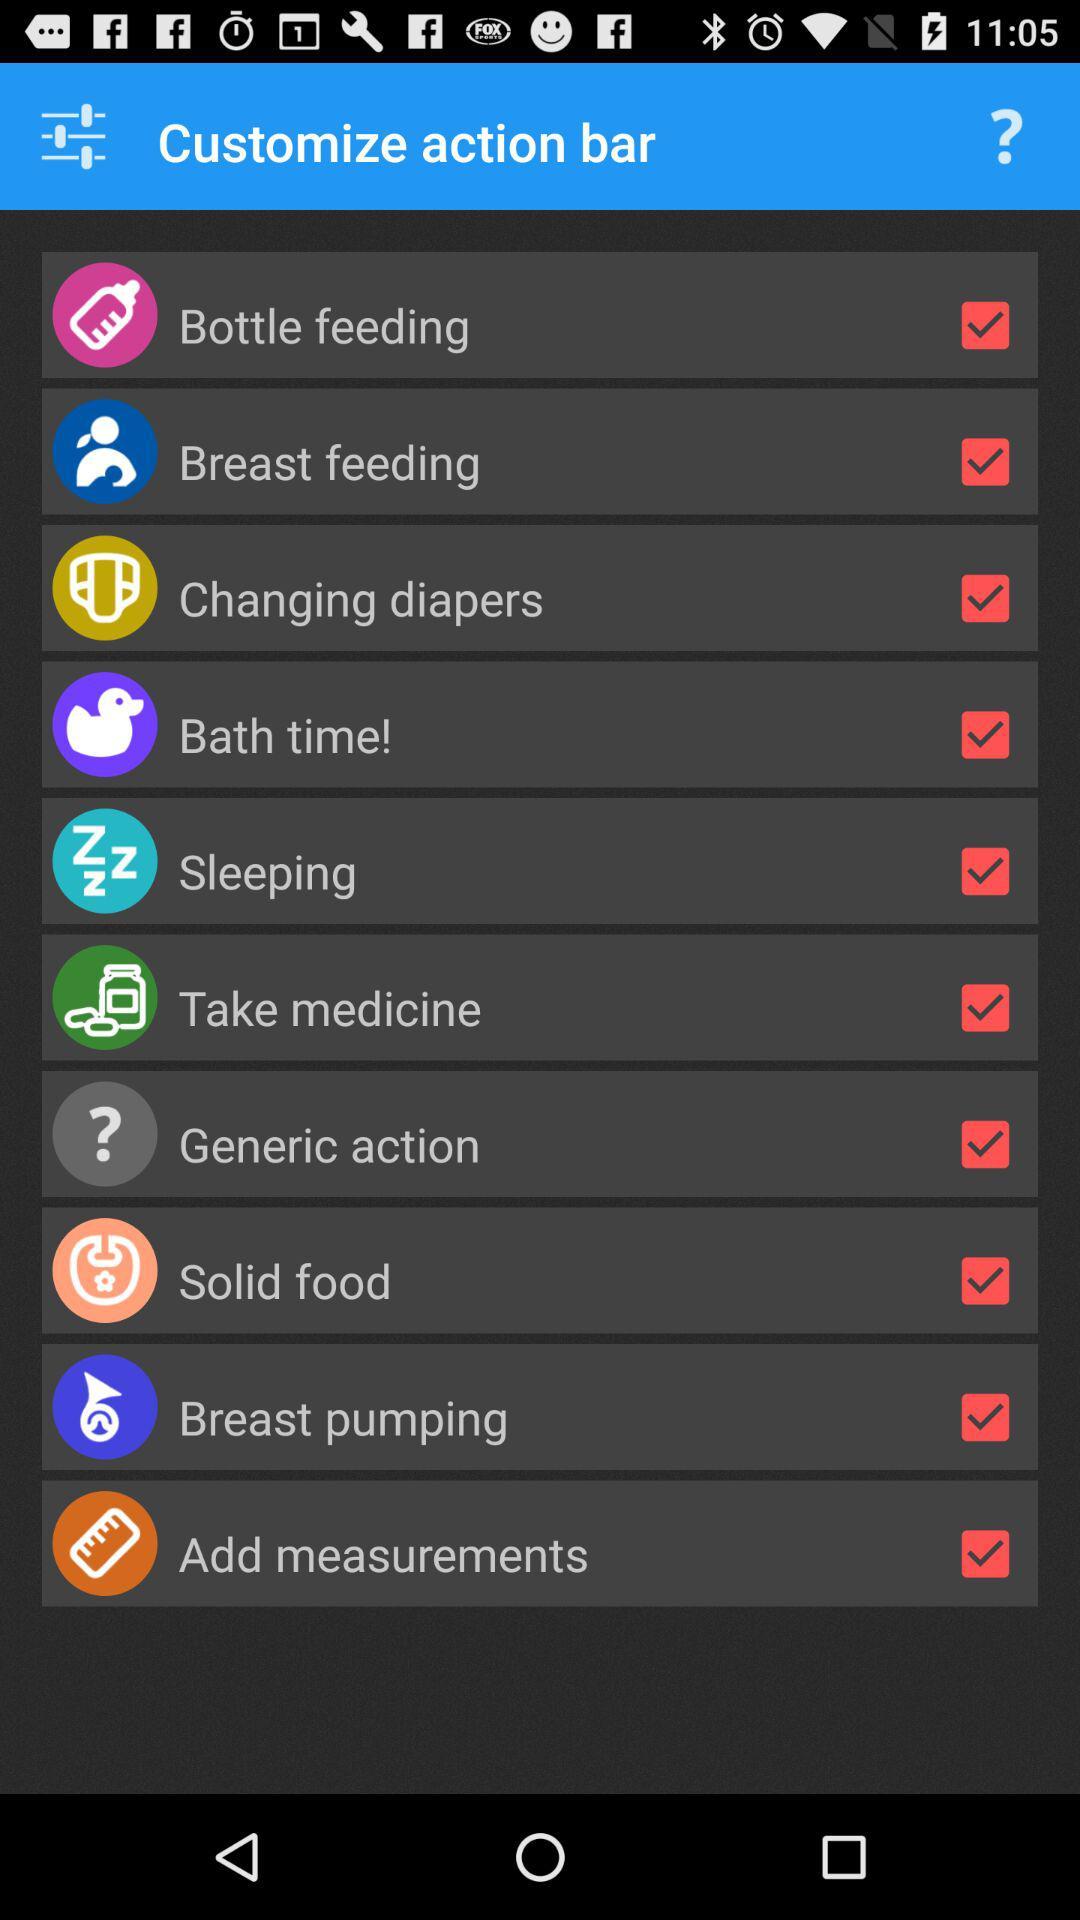  I want to click on the help icon, so click(1006, 145).